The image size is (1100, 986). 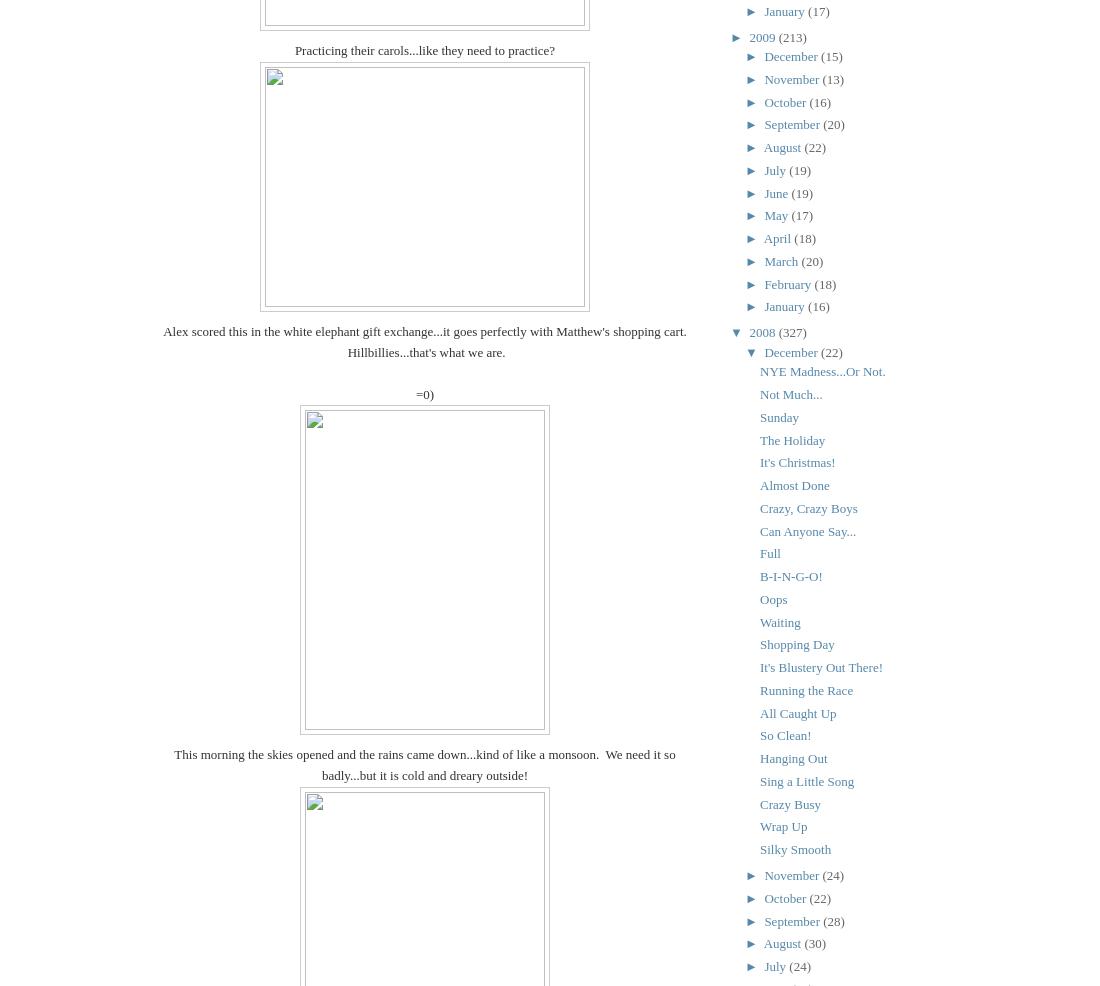 What do you see at coordinates (793, 758) in the screenshot?
I see `'Hanging Out'` at bounding box center [793, 758].